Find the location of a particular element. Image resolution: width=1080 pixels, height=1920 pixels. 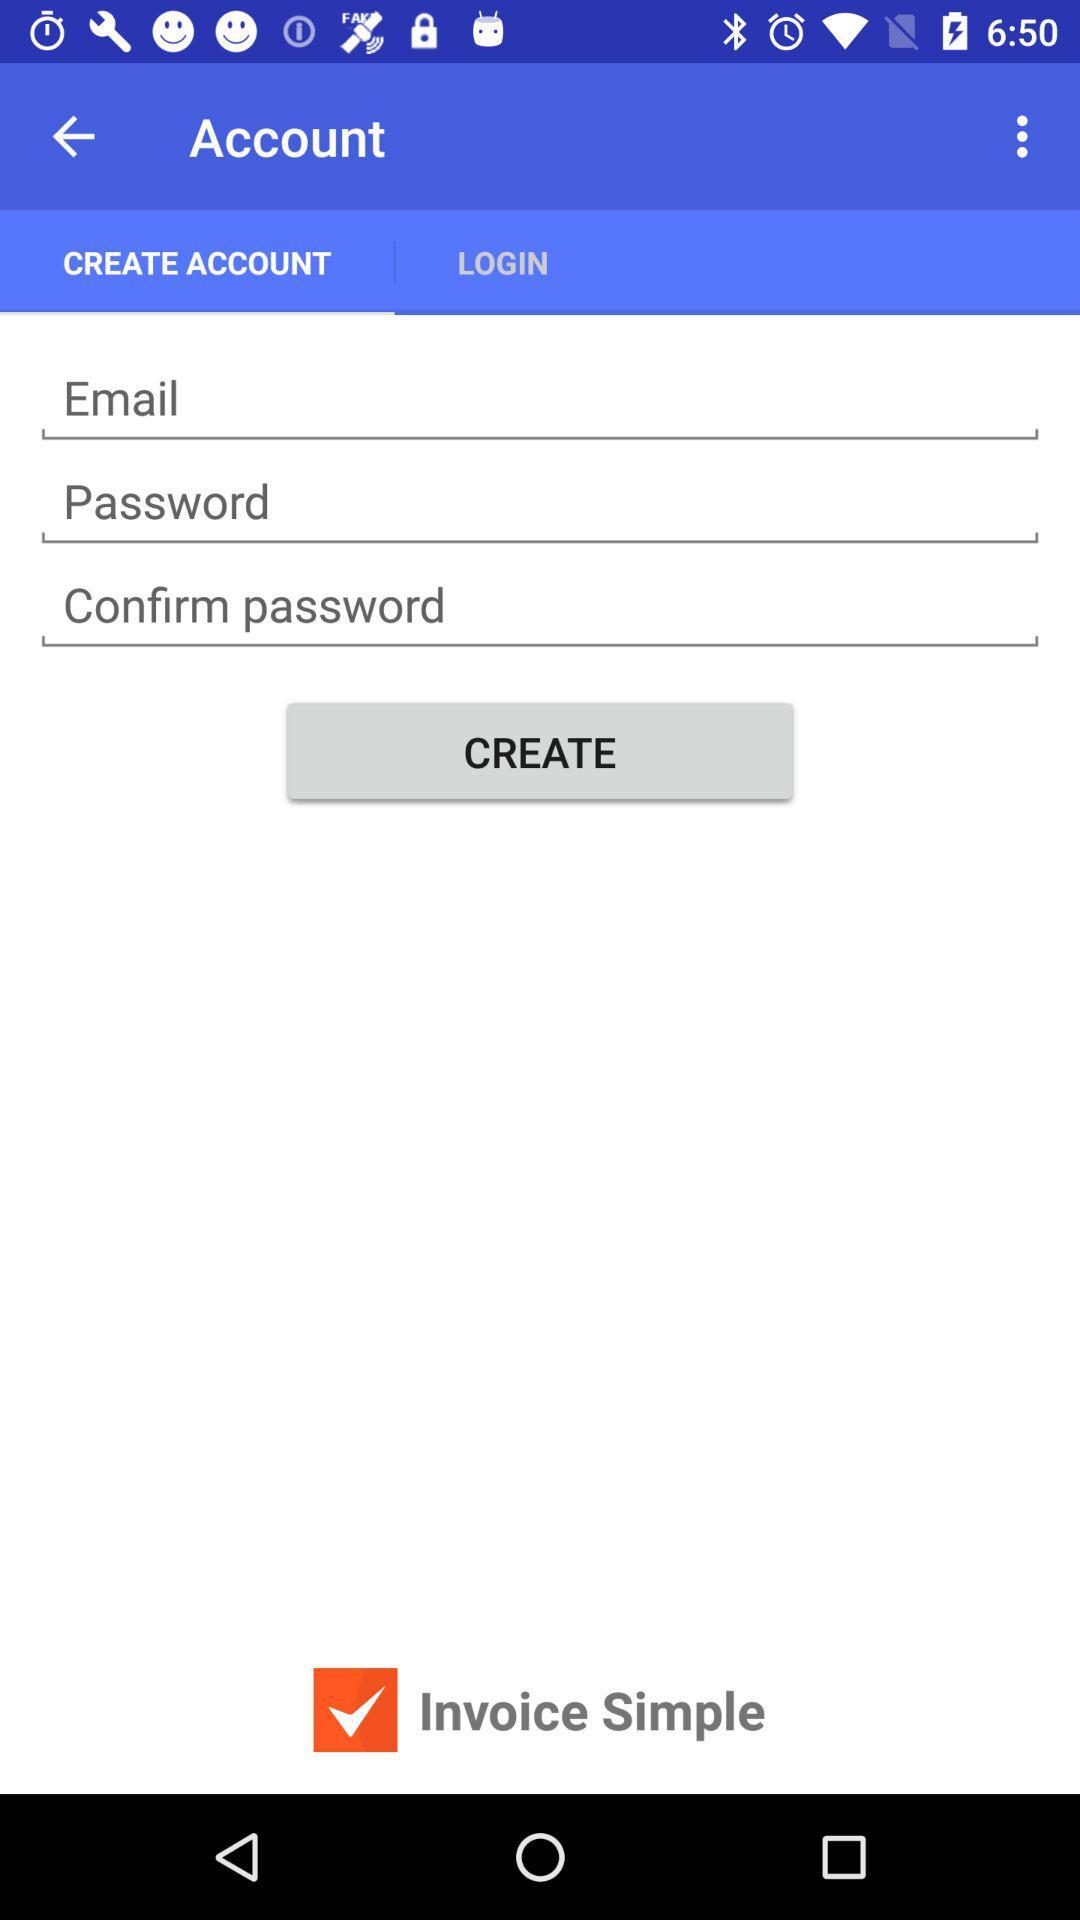

email is located at coordinates (540, 398).